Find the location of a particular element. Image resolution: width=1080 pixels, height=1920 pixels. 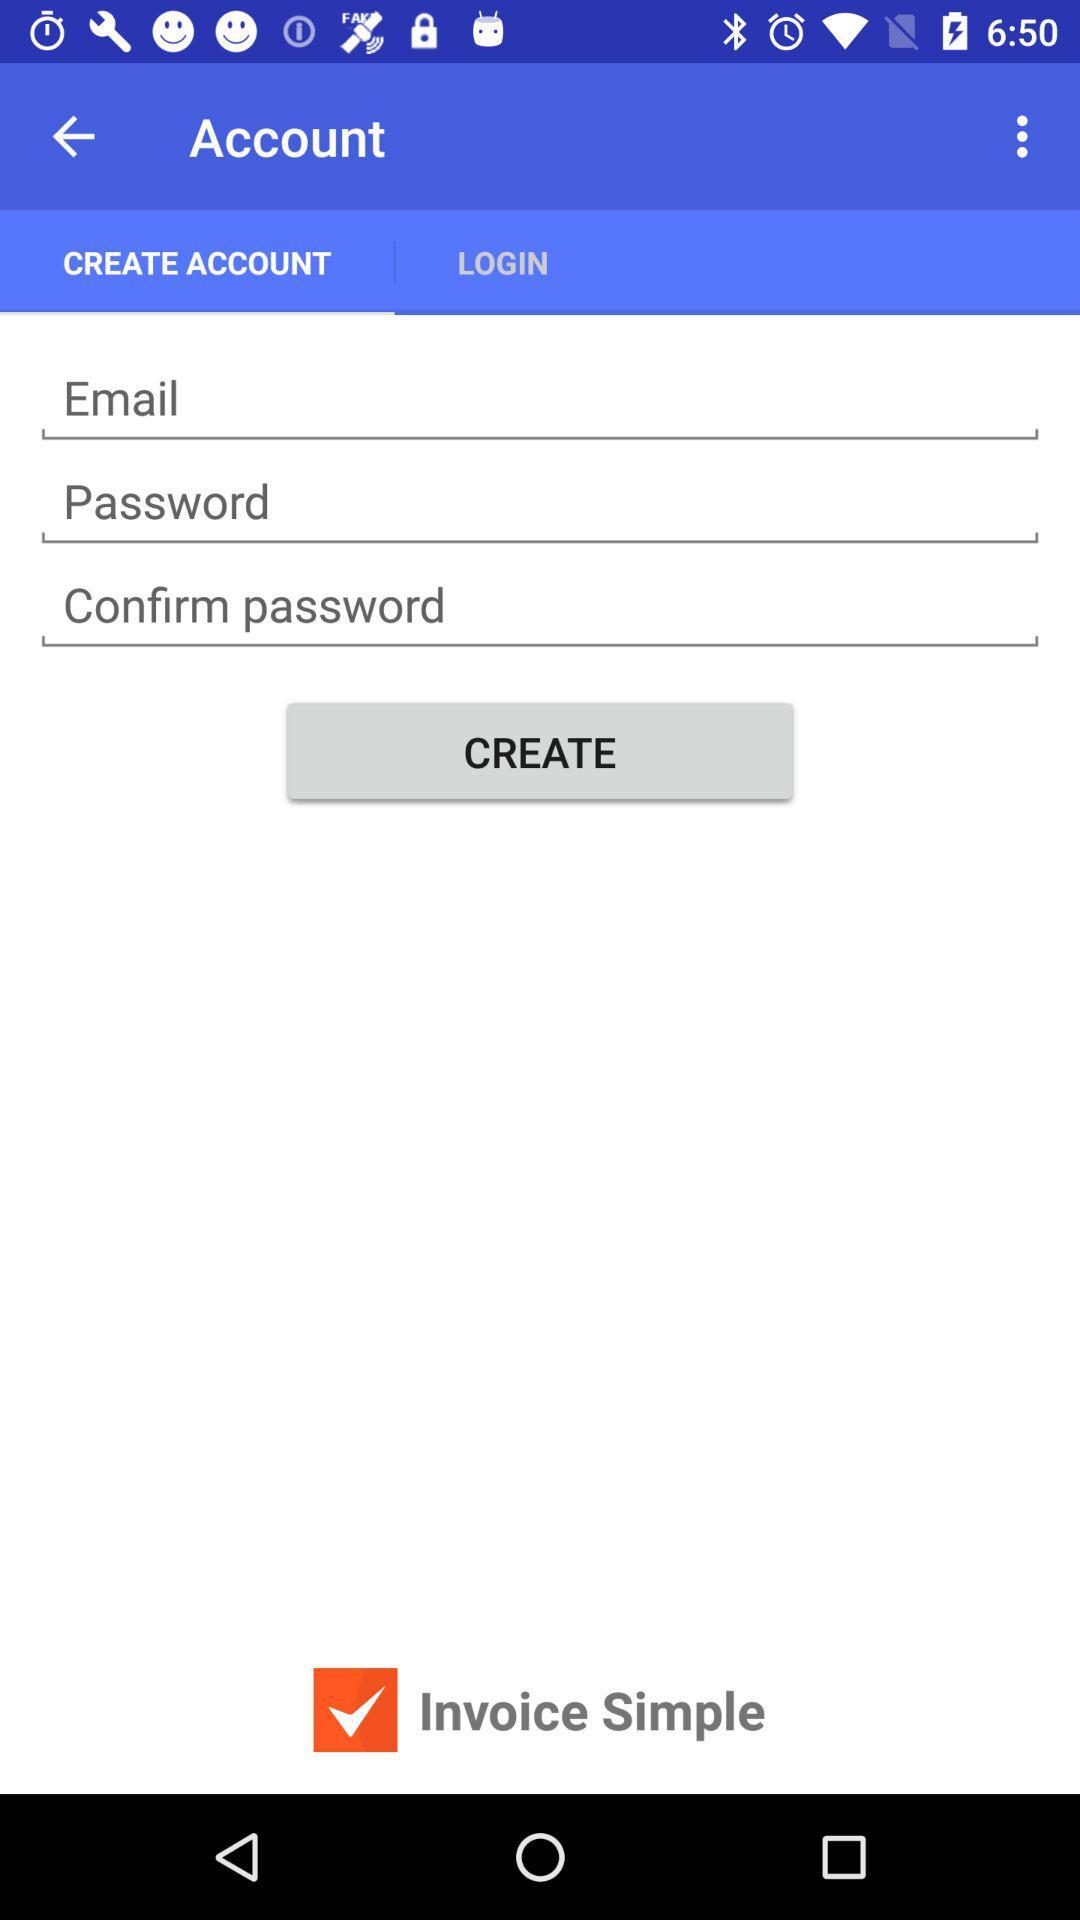

email is located at coordinates (540, 398).